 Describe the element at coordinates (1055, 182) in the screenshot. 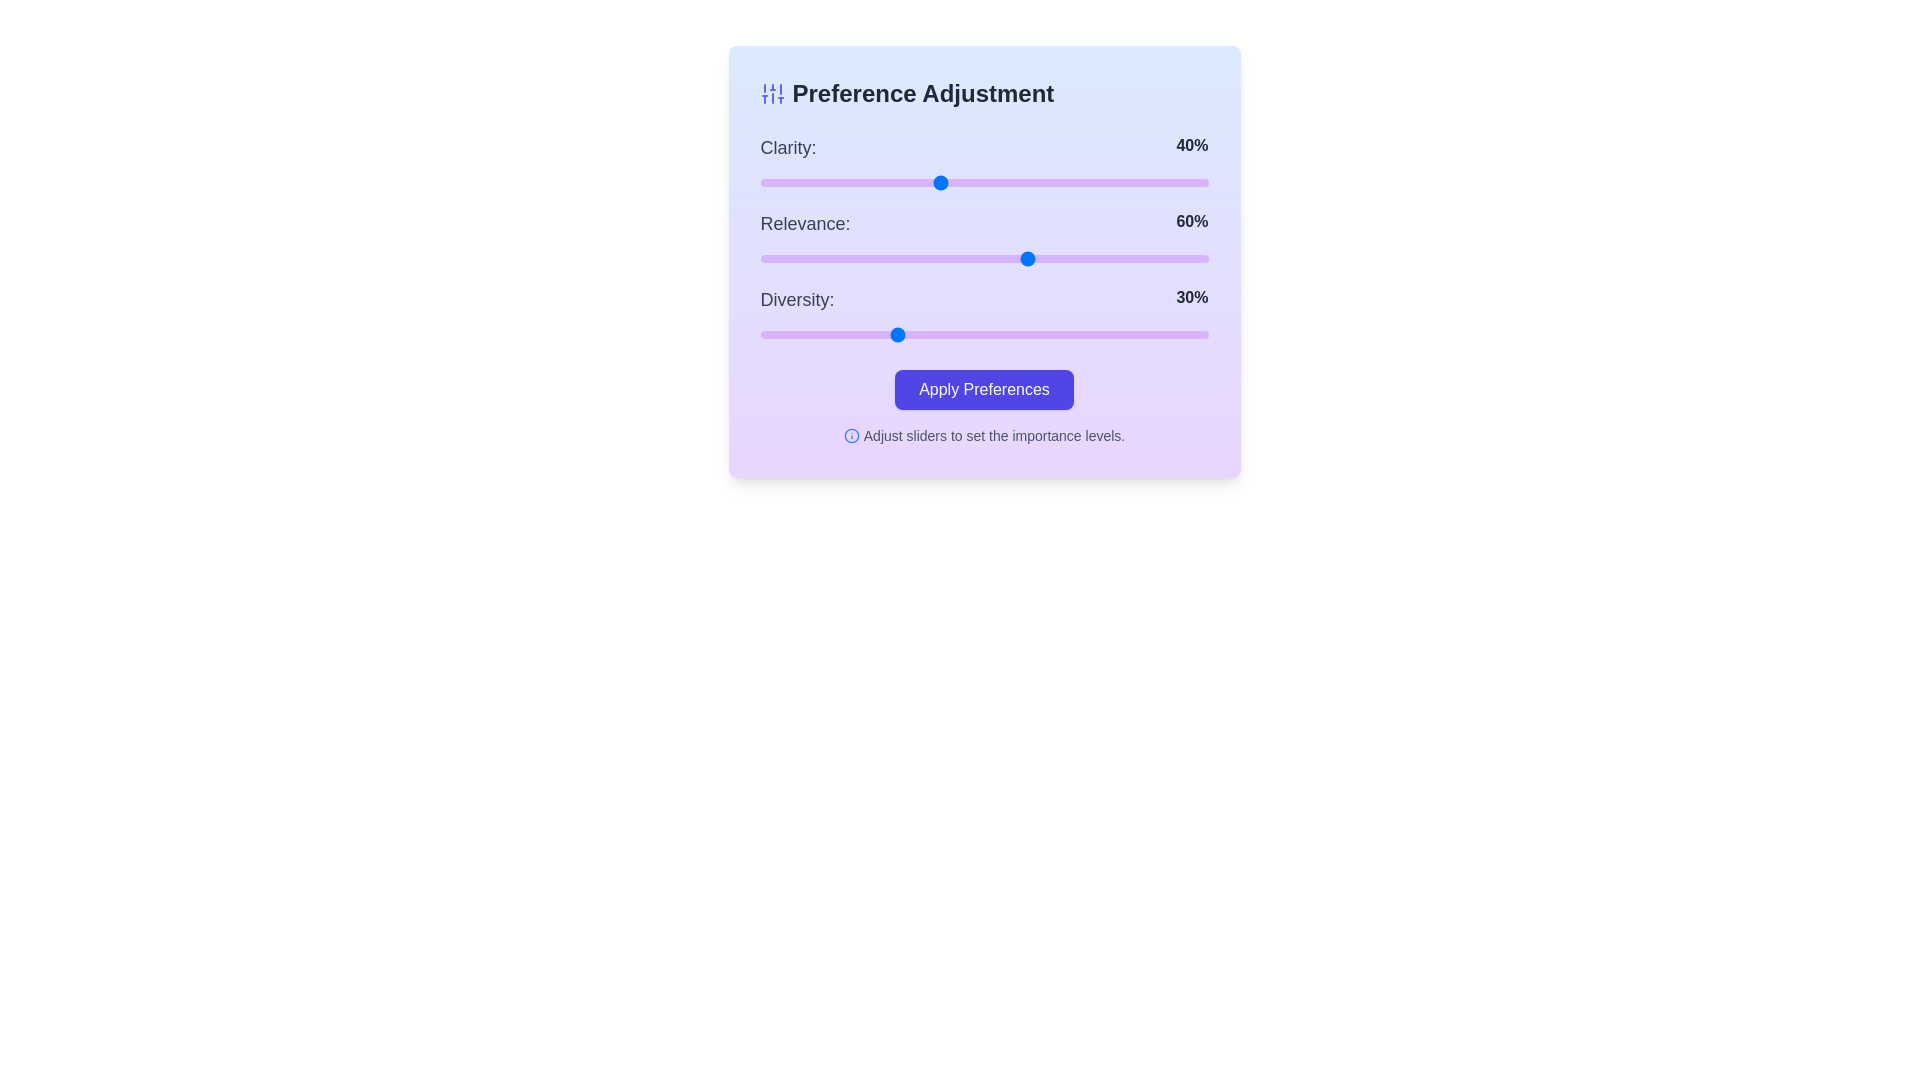

I see `the 0 slider to 66%` at that location.